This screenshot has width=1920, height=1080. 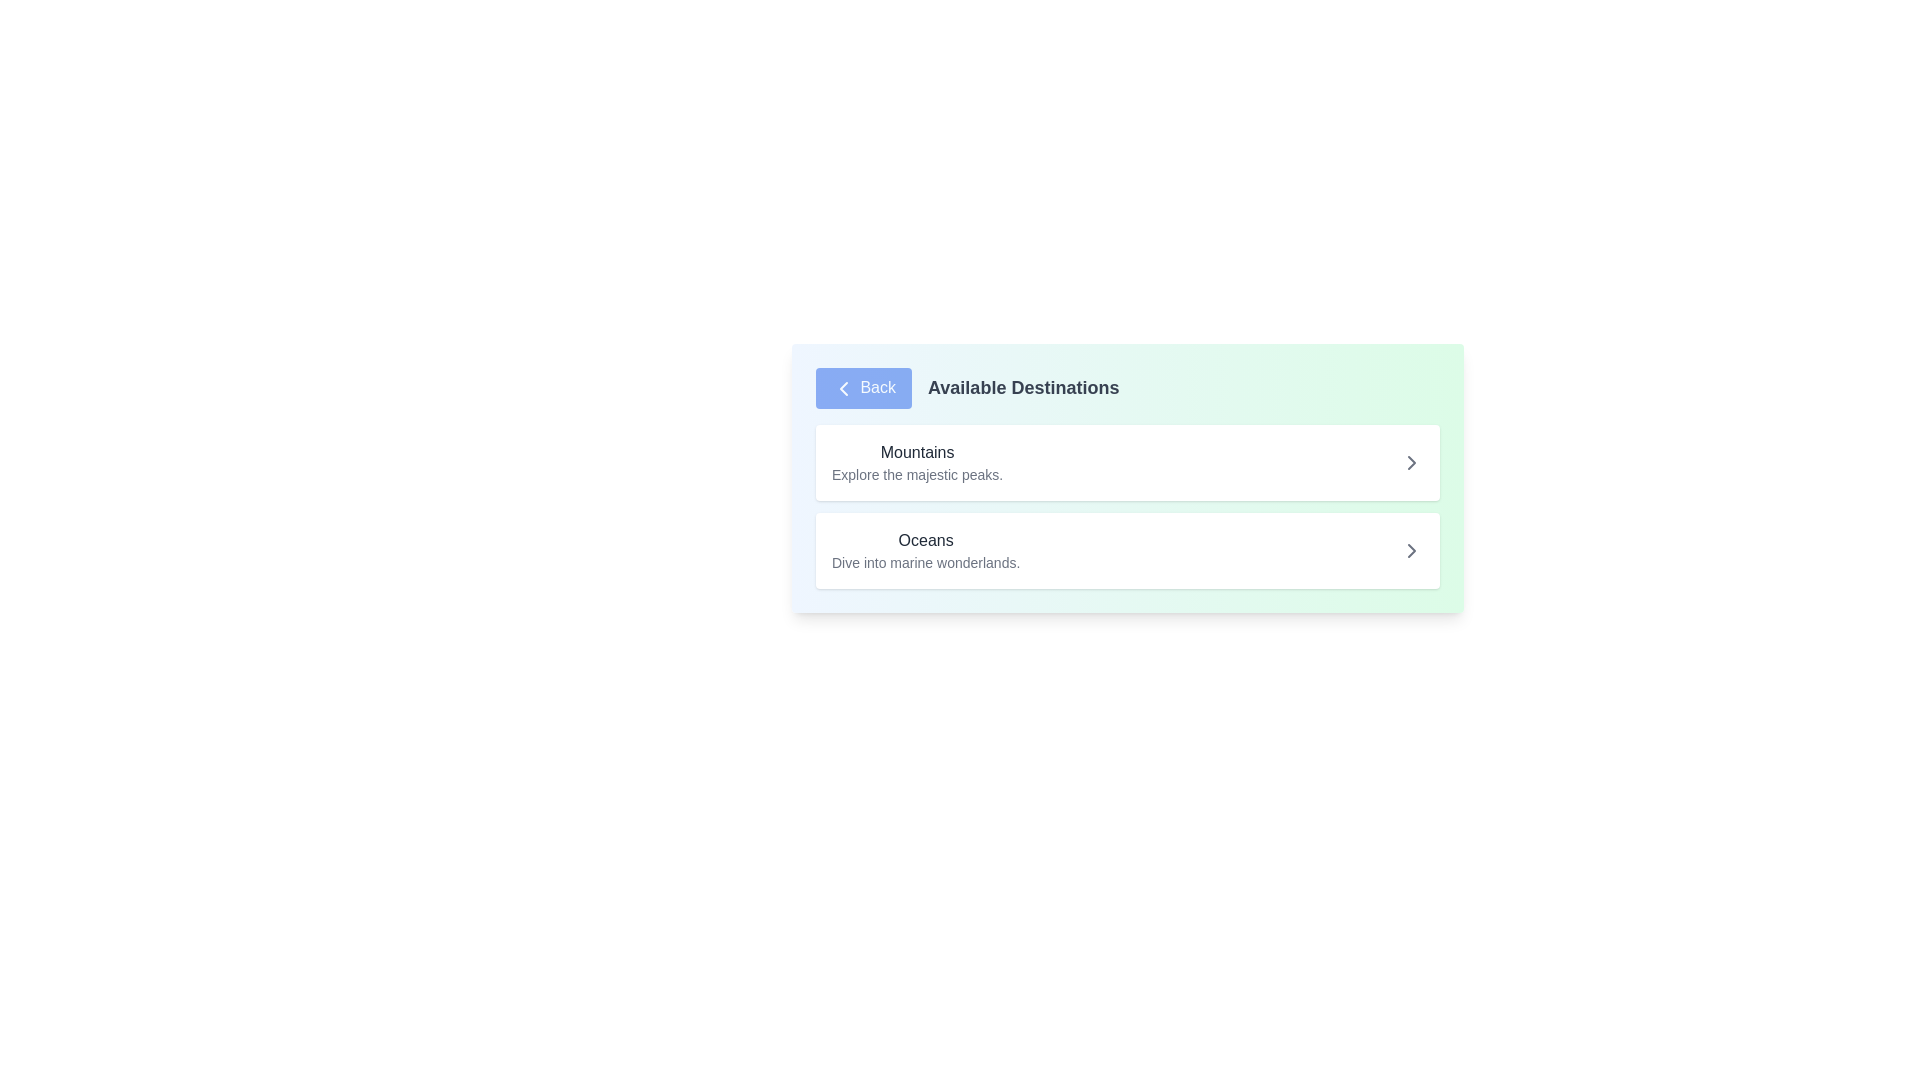 What do you see at coordinates (1410, 462) in the screenshot?
I see `the chevron icon located at the far right end of the 'Mountains' section` at bounding box center [1410, 462].